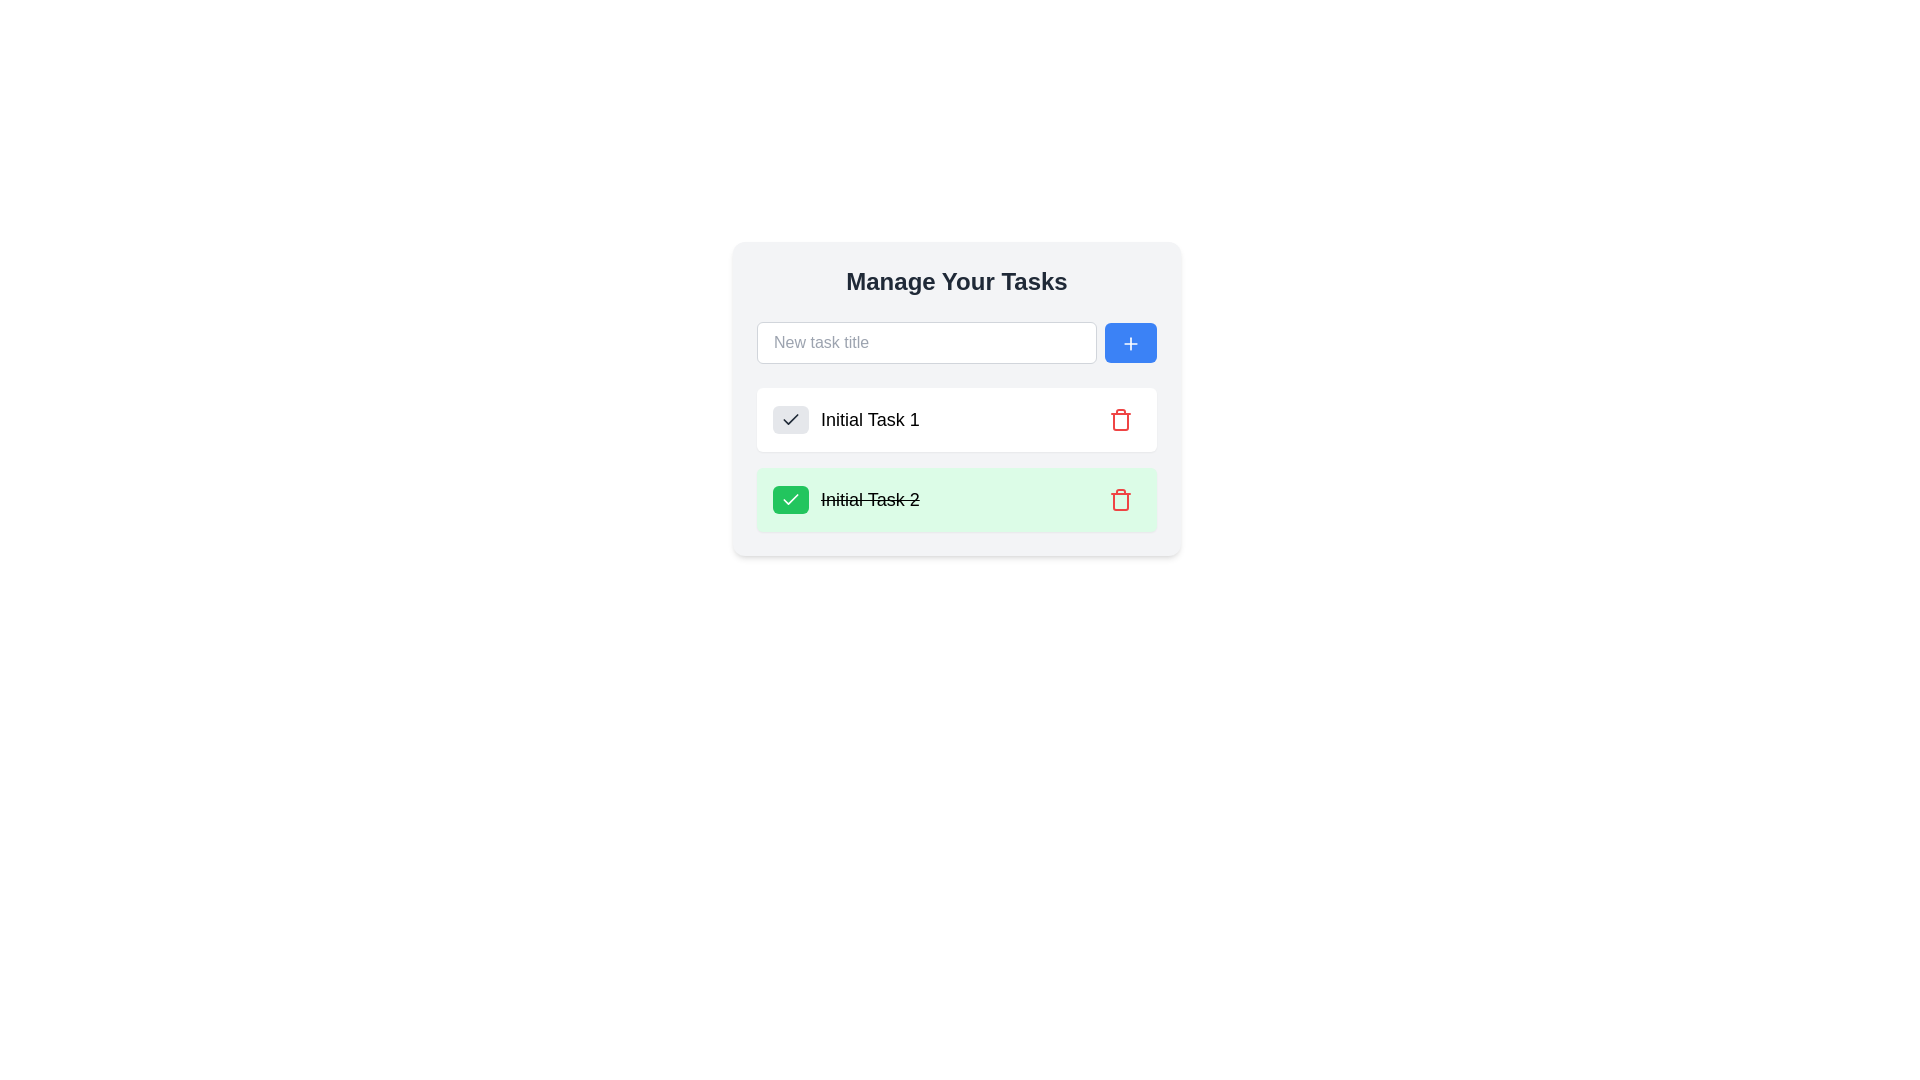 This screenshot has width=1920, height=1080. What do you see at coordinates (790, 499) in the screenshot?
I see `the green checkmark icon which is styled as a button with a white outline, located to the left of the text 'Initial Task 2'` at bounding box center [790, 499].